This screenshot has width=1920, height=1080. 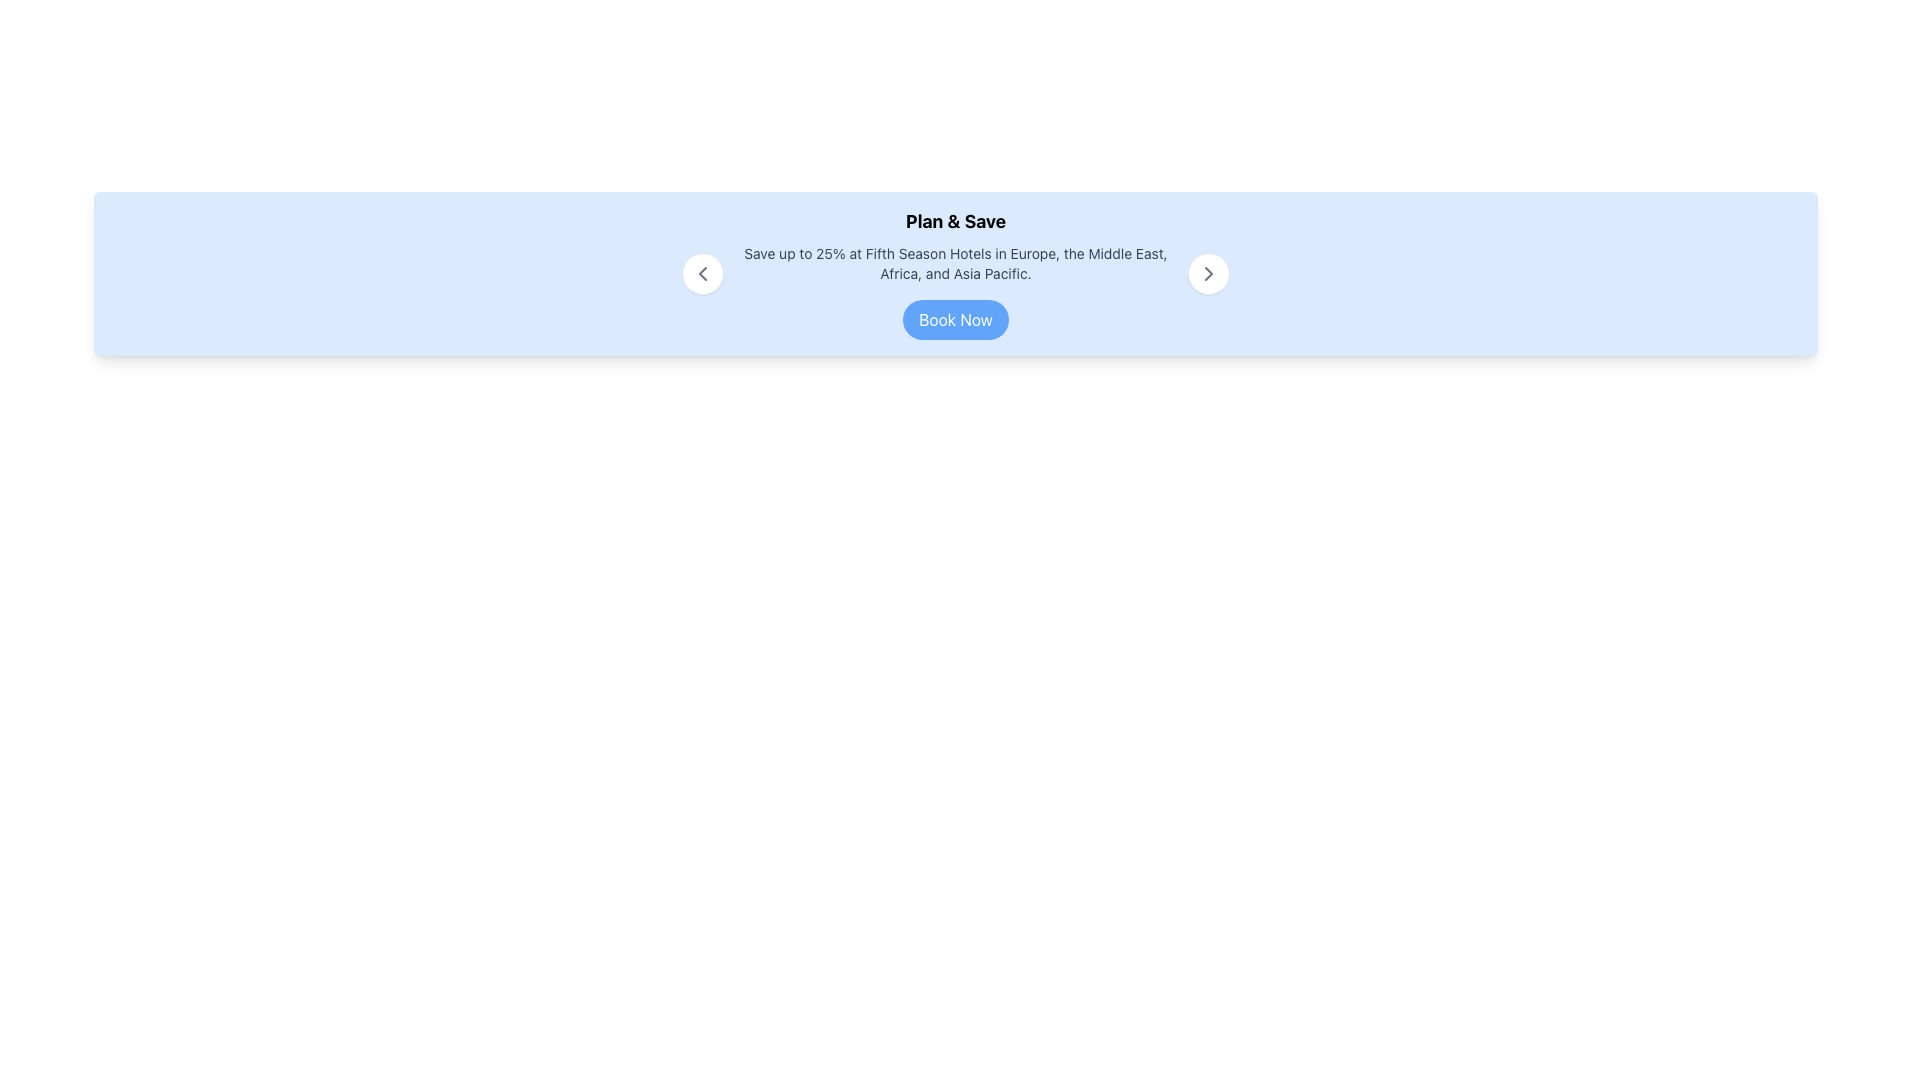 What do you see at coordinates (702, 273) in the screenshot?
I see `the circular button with a white background and a leftward-pointing chevron icon` at bounding box center [702, 273].